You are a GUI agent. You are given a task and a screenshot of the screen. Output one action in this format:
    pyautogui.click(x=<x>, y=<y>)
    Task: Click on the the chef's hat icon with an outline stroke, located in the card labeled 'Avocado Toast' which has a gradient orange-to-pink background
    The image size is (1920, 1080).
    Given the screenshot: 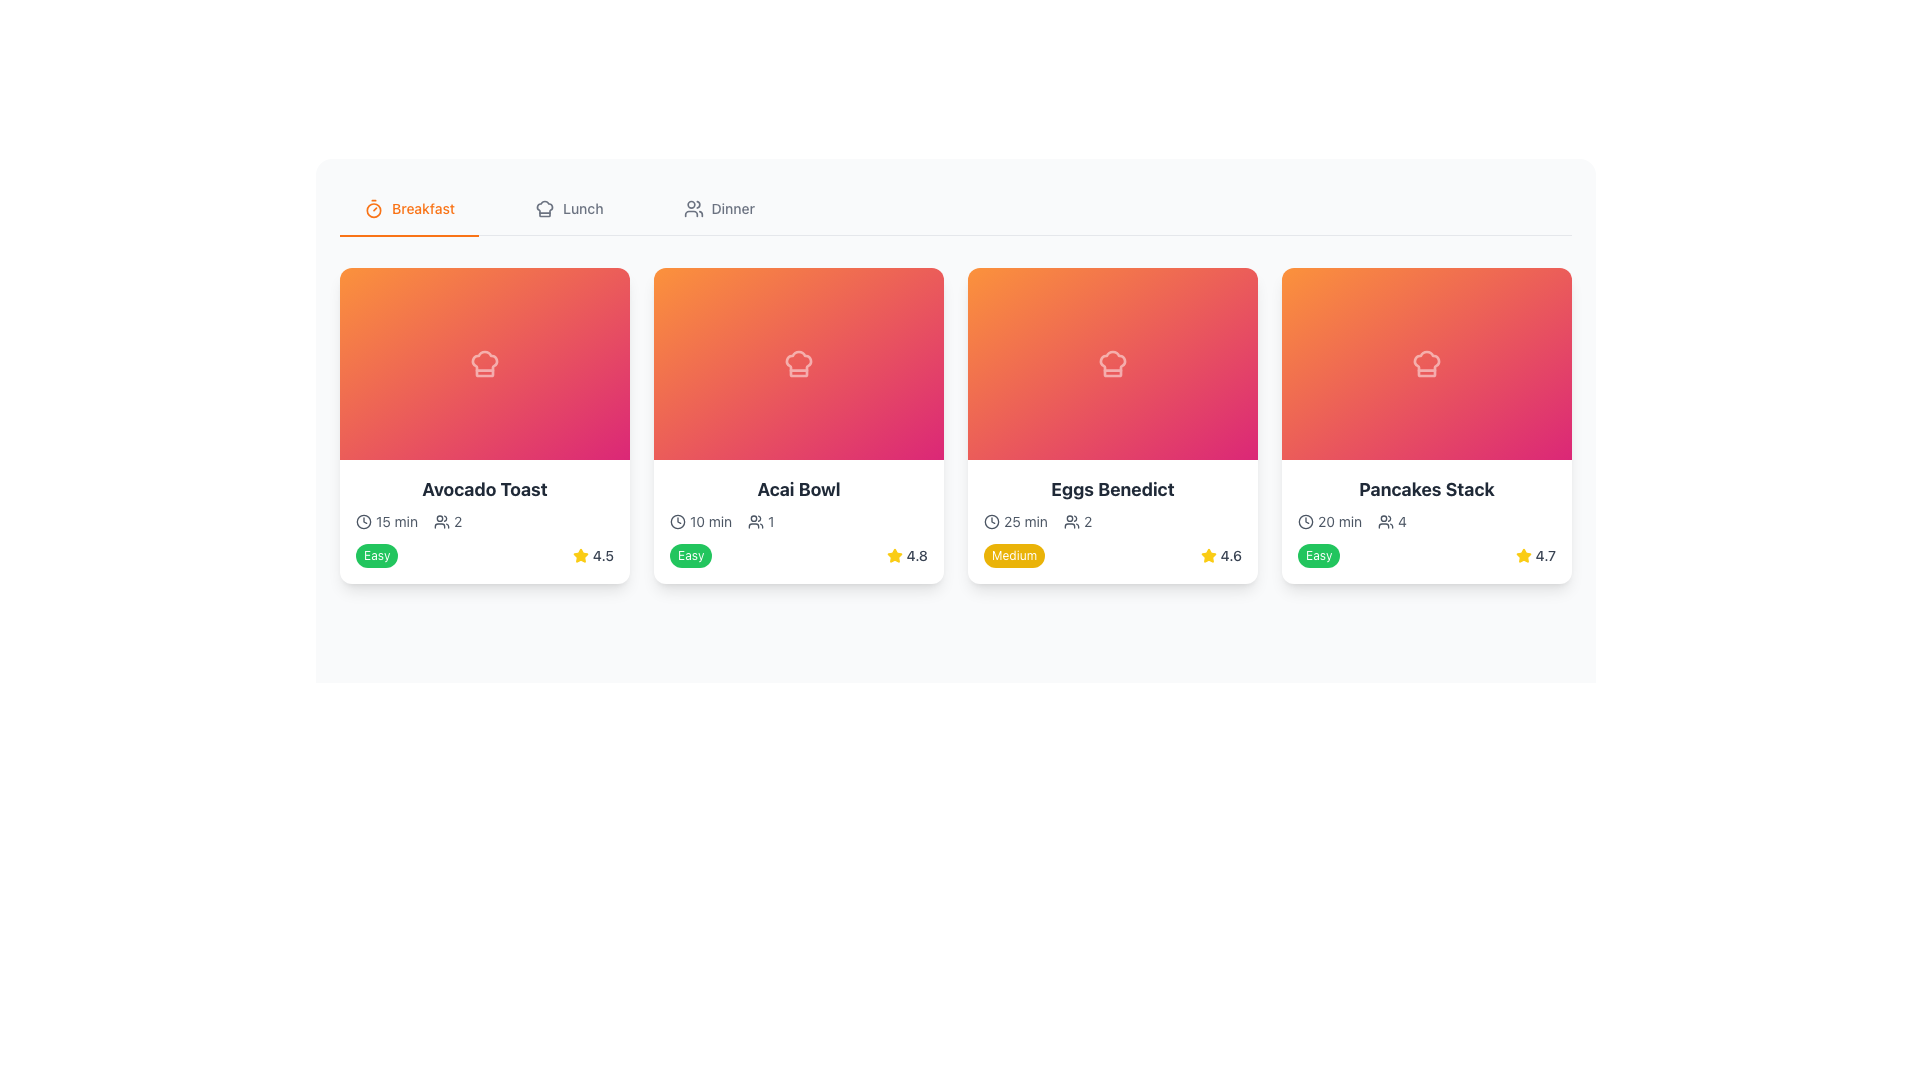 What is the action you would take?
    pyautogui.click(x=484, y=363)
    